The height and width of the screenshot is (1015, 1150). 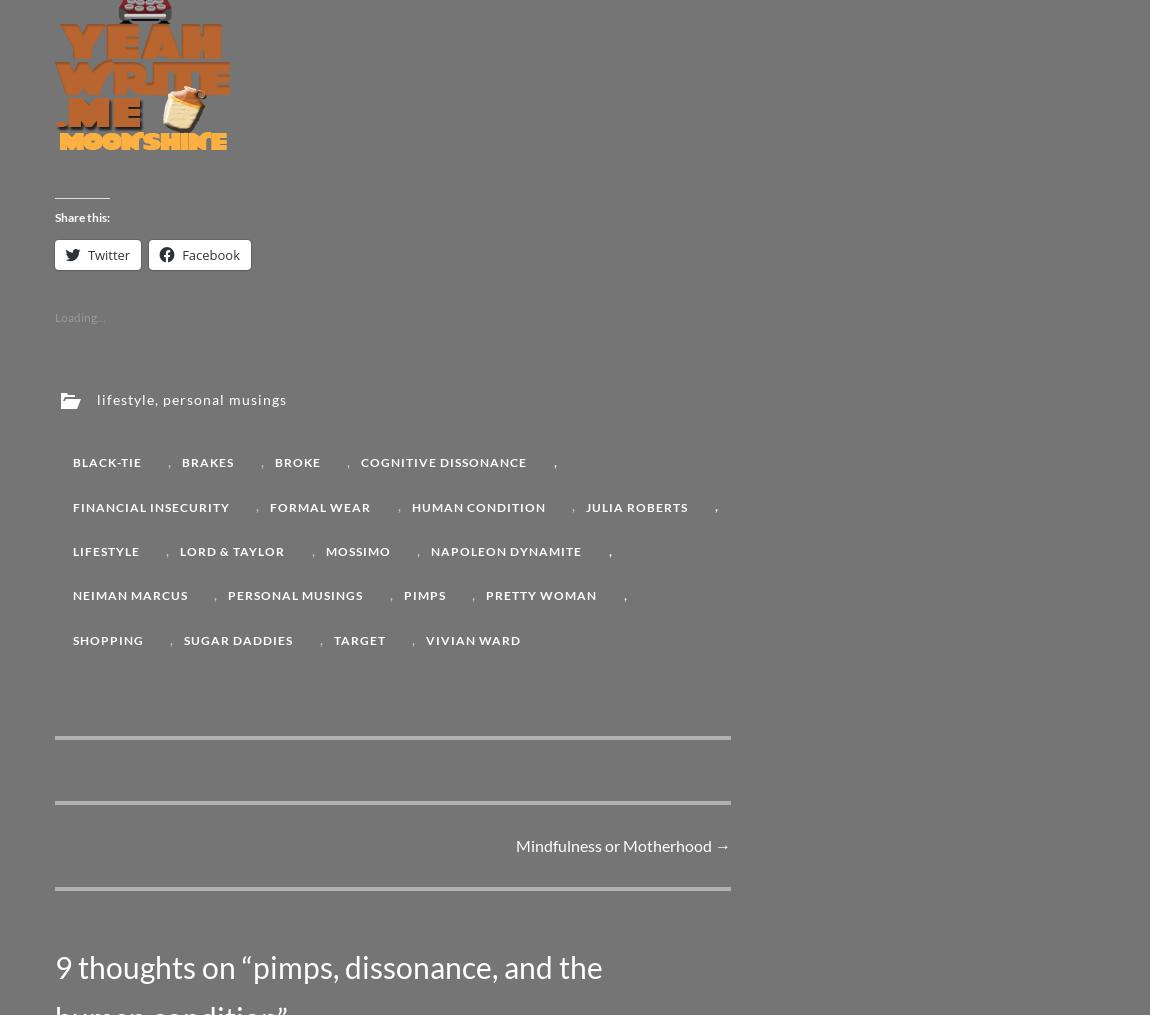 I want to click on 'shopping', so click(x=107, y=638).